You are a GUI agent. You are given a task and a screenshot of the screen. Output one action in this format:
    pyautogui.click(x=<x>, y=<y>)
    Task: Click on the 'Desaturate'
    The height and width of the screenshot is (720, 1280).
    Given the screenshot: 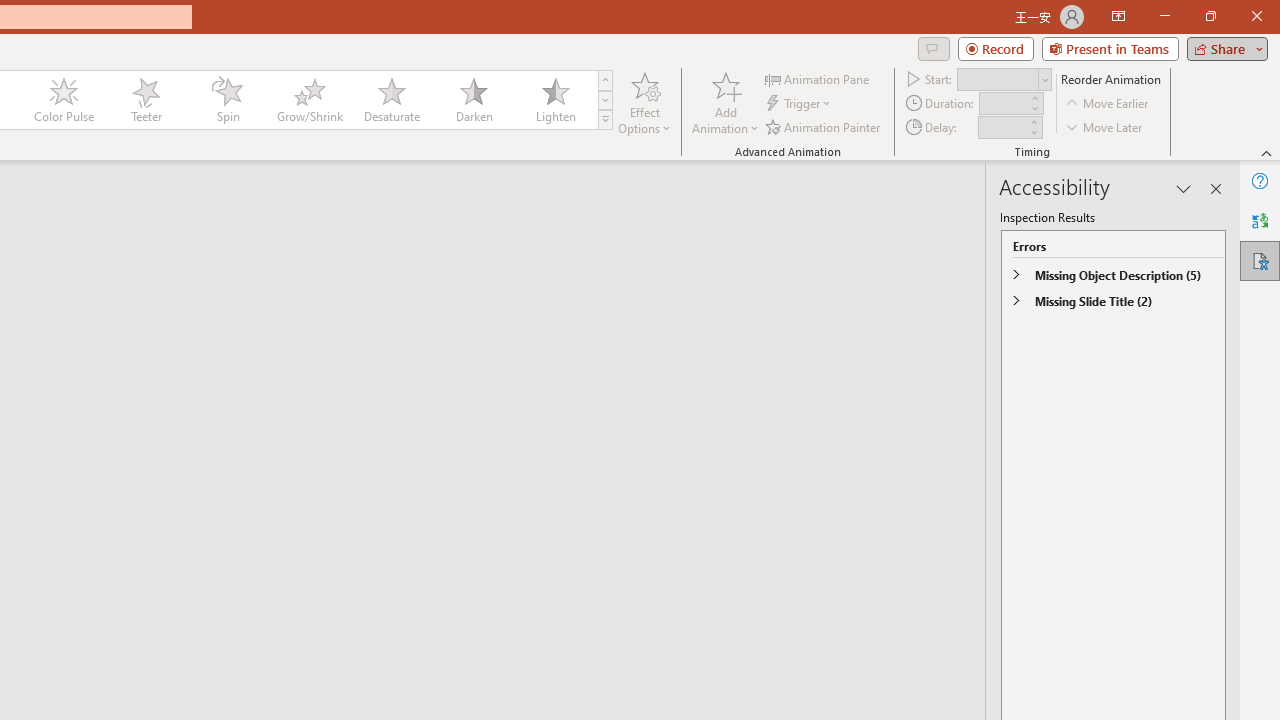 What is the action you would take?
    pyautogui.click(x=391, y=100)
    